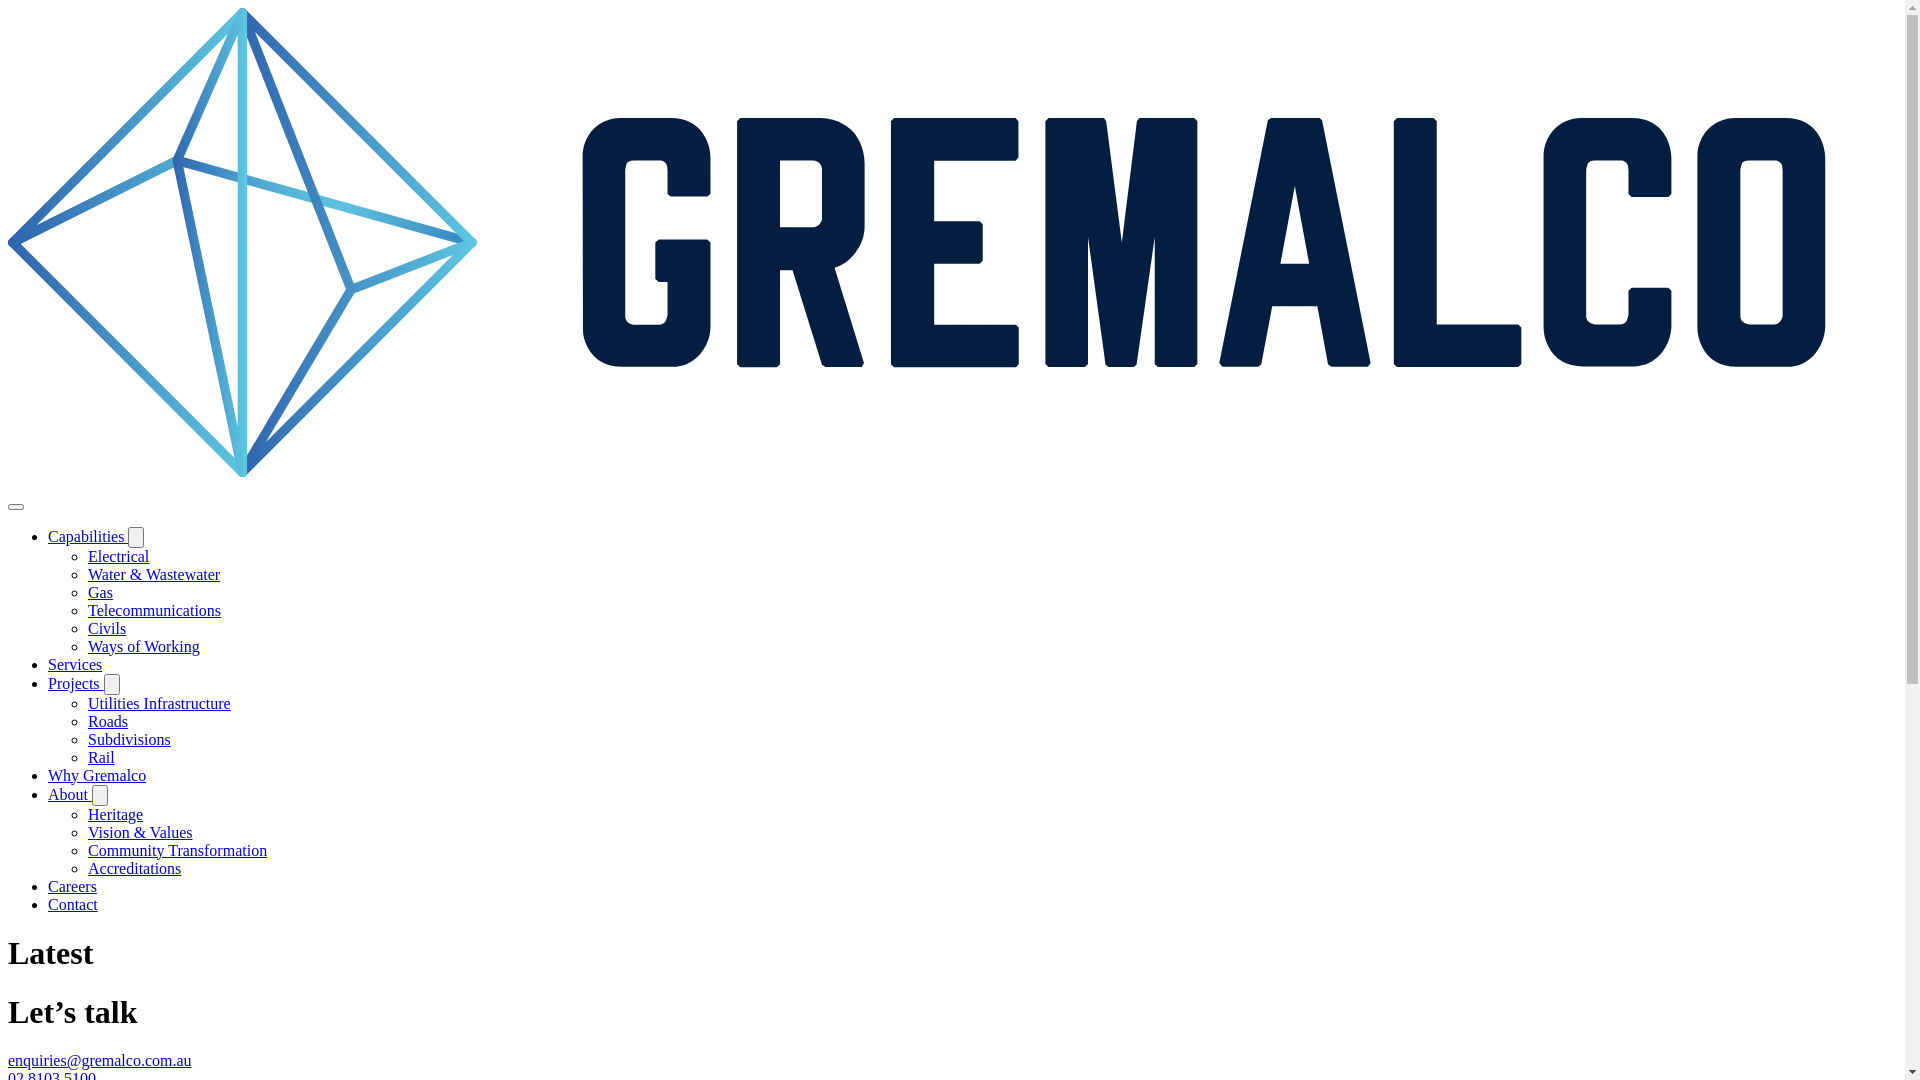  I want to click on 'enquiries@gremalco.com.au', so click(99, 1059).